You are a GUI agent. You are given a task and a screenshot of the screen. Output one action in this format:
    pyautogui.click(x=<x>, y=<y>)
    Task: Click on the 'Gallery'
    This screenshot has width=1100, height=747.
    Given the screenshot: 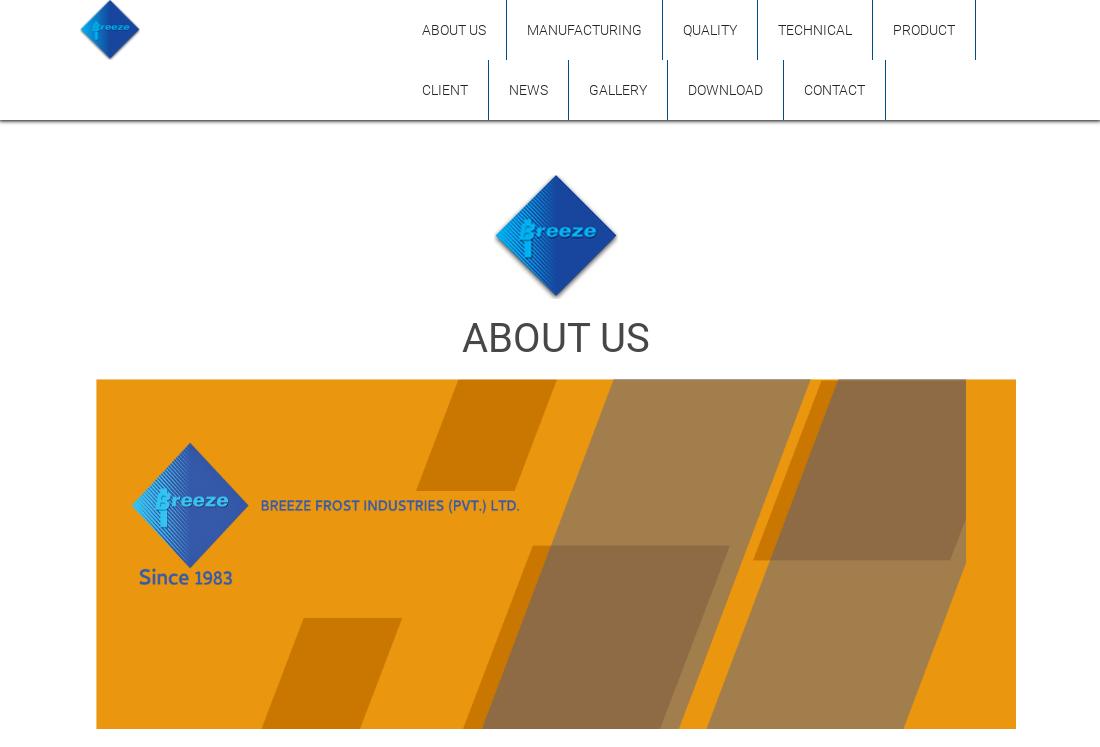 What is the action you would take?
    pyautogui.click(x=616, y=90)
    